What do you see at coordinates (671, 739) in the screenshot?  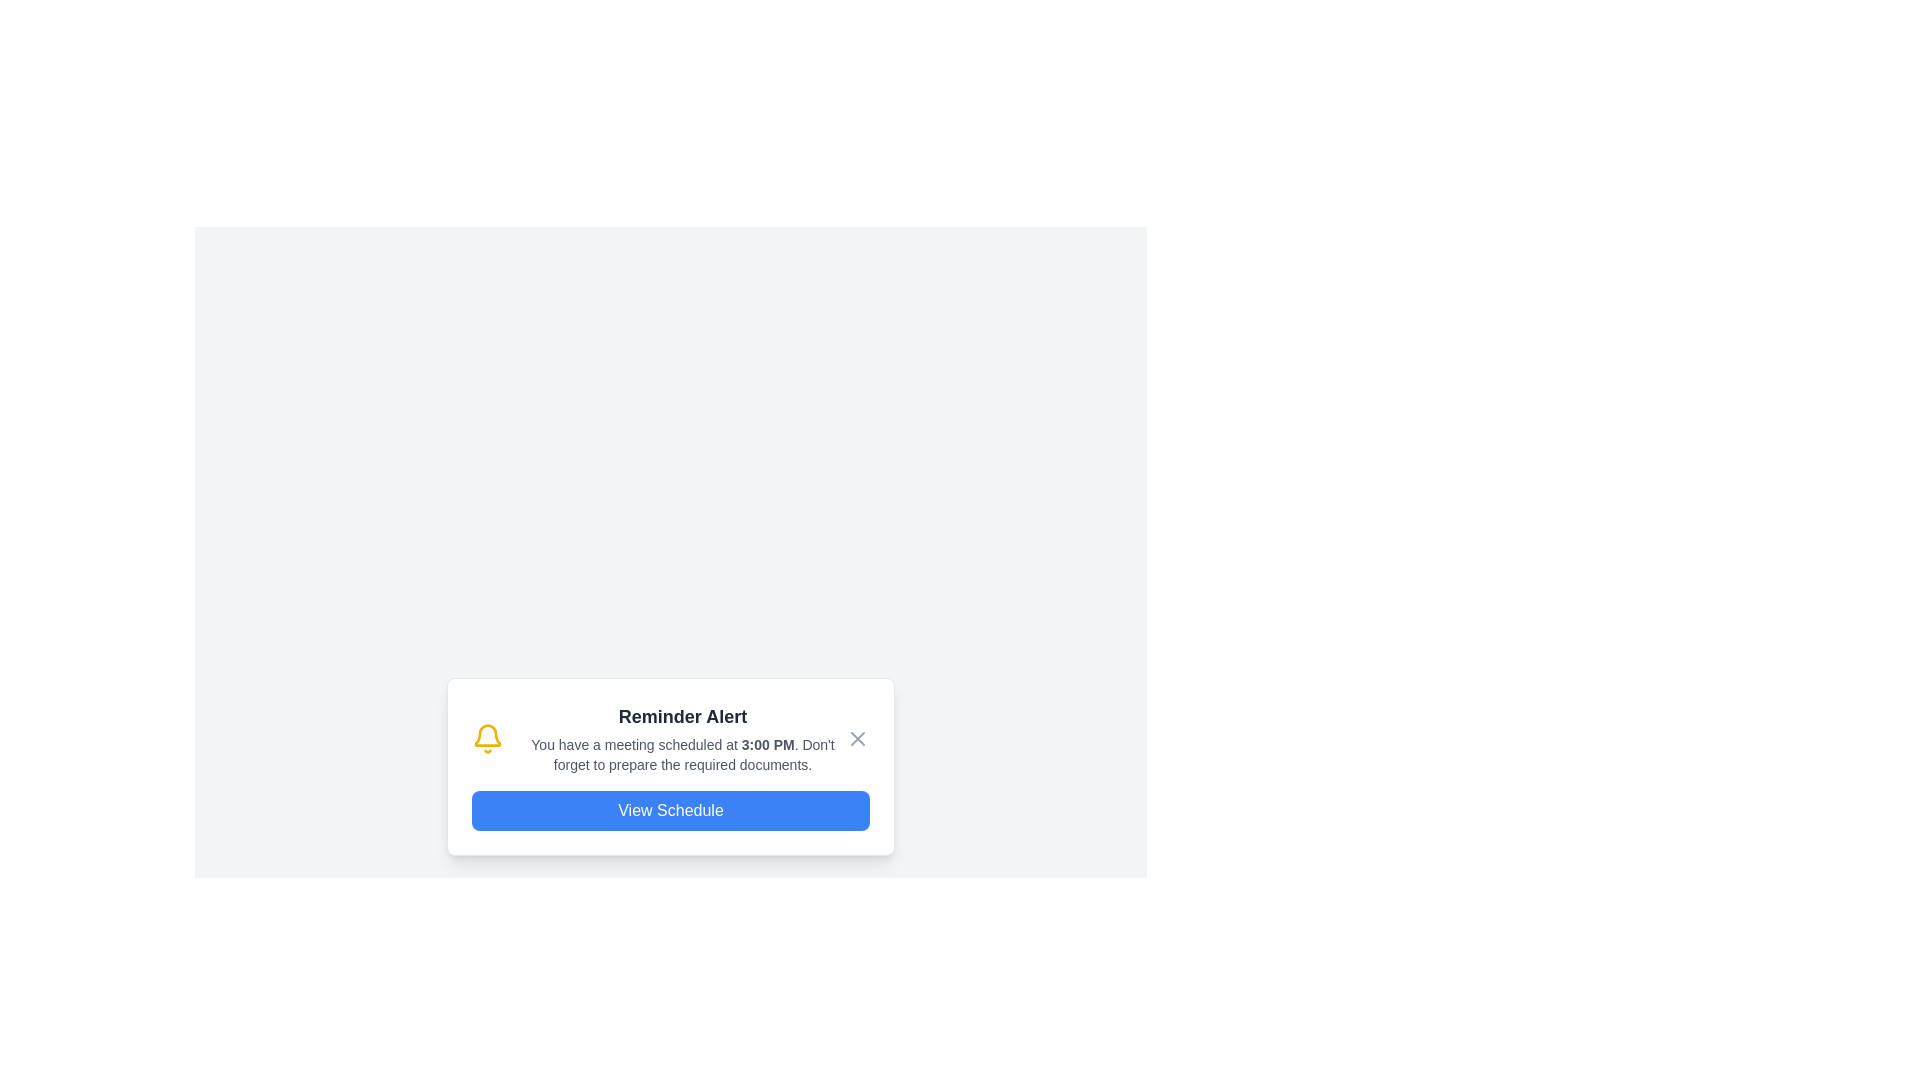 I see `the Notification panel that alerts the user about a scheduled meeting, which includes a close button for dismissal` at bounding box center [671, 739].